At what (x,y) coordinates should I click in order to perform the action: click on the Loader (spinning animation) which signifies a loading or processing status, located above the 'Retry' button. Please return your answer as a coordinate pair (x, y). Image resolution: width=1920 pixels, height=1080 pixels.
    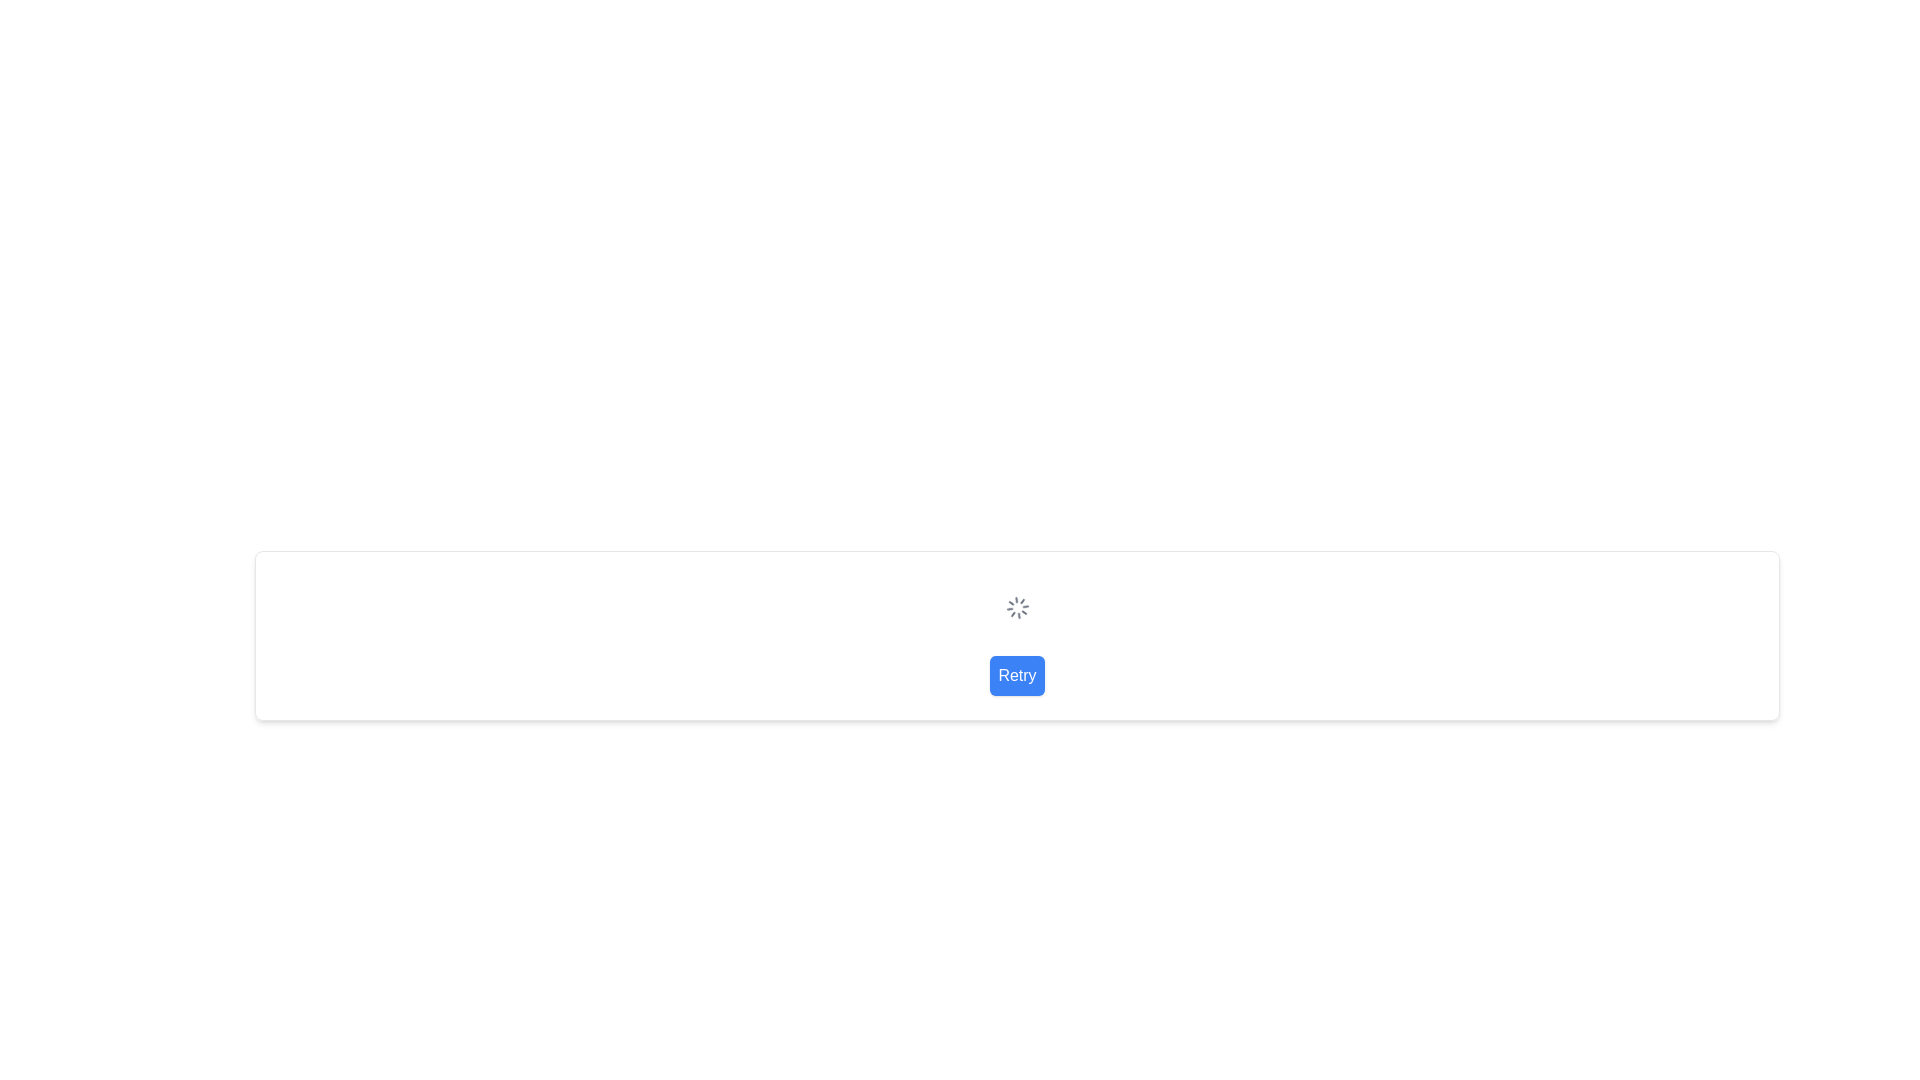
    Looking at the image, I should click on (1017, 607).